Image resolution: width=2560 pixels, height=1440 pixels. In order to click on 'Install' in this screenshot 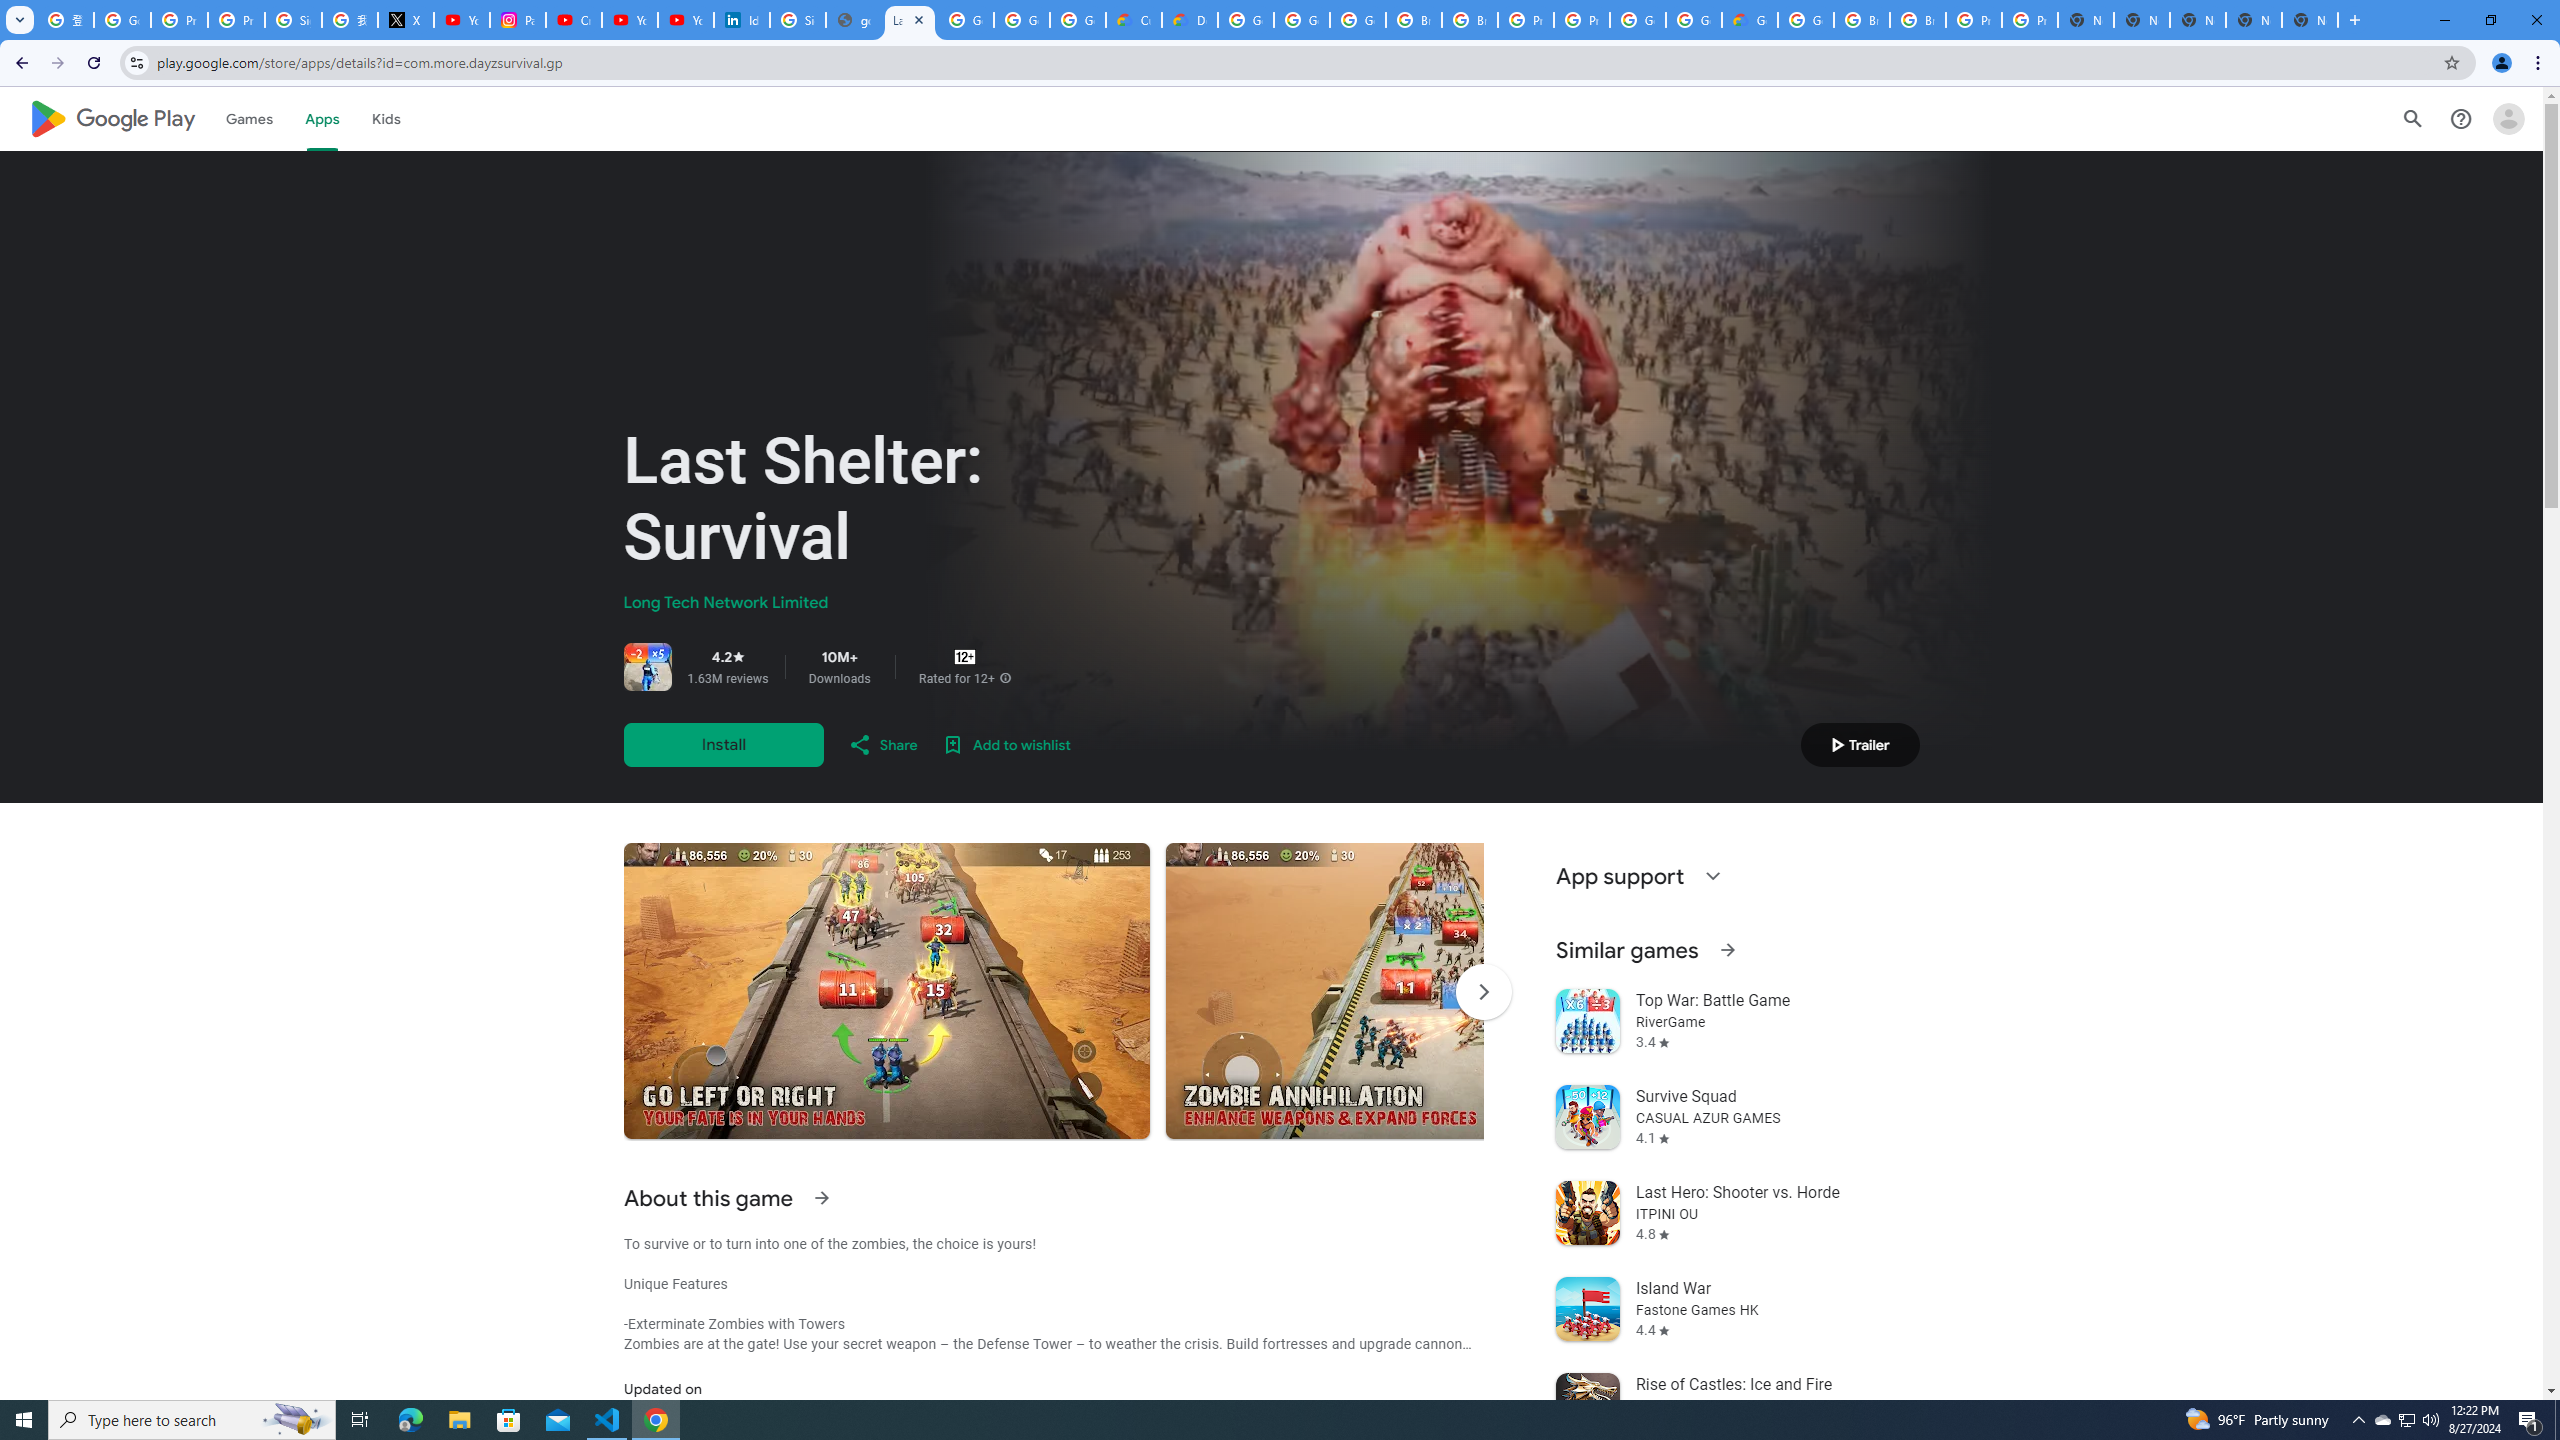, I will do `click(722, 744)`.